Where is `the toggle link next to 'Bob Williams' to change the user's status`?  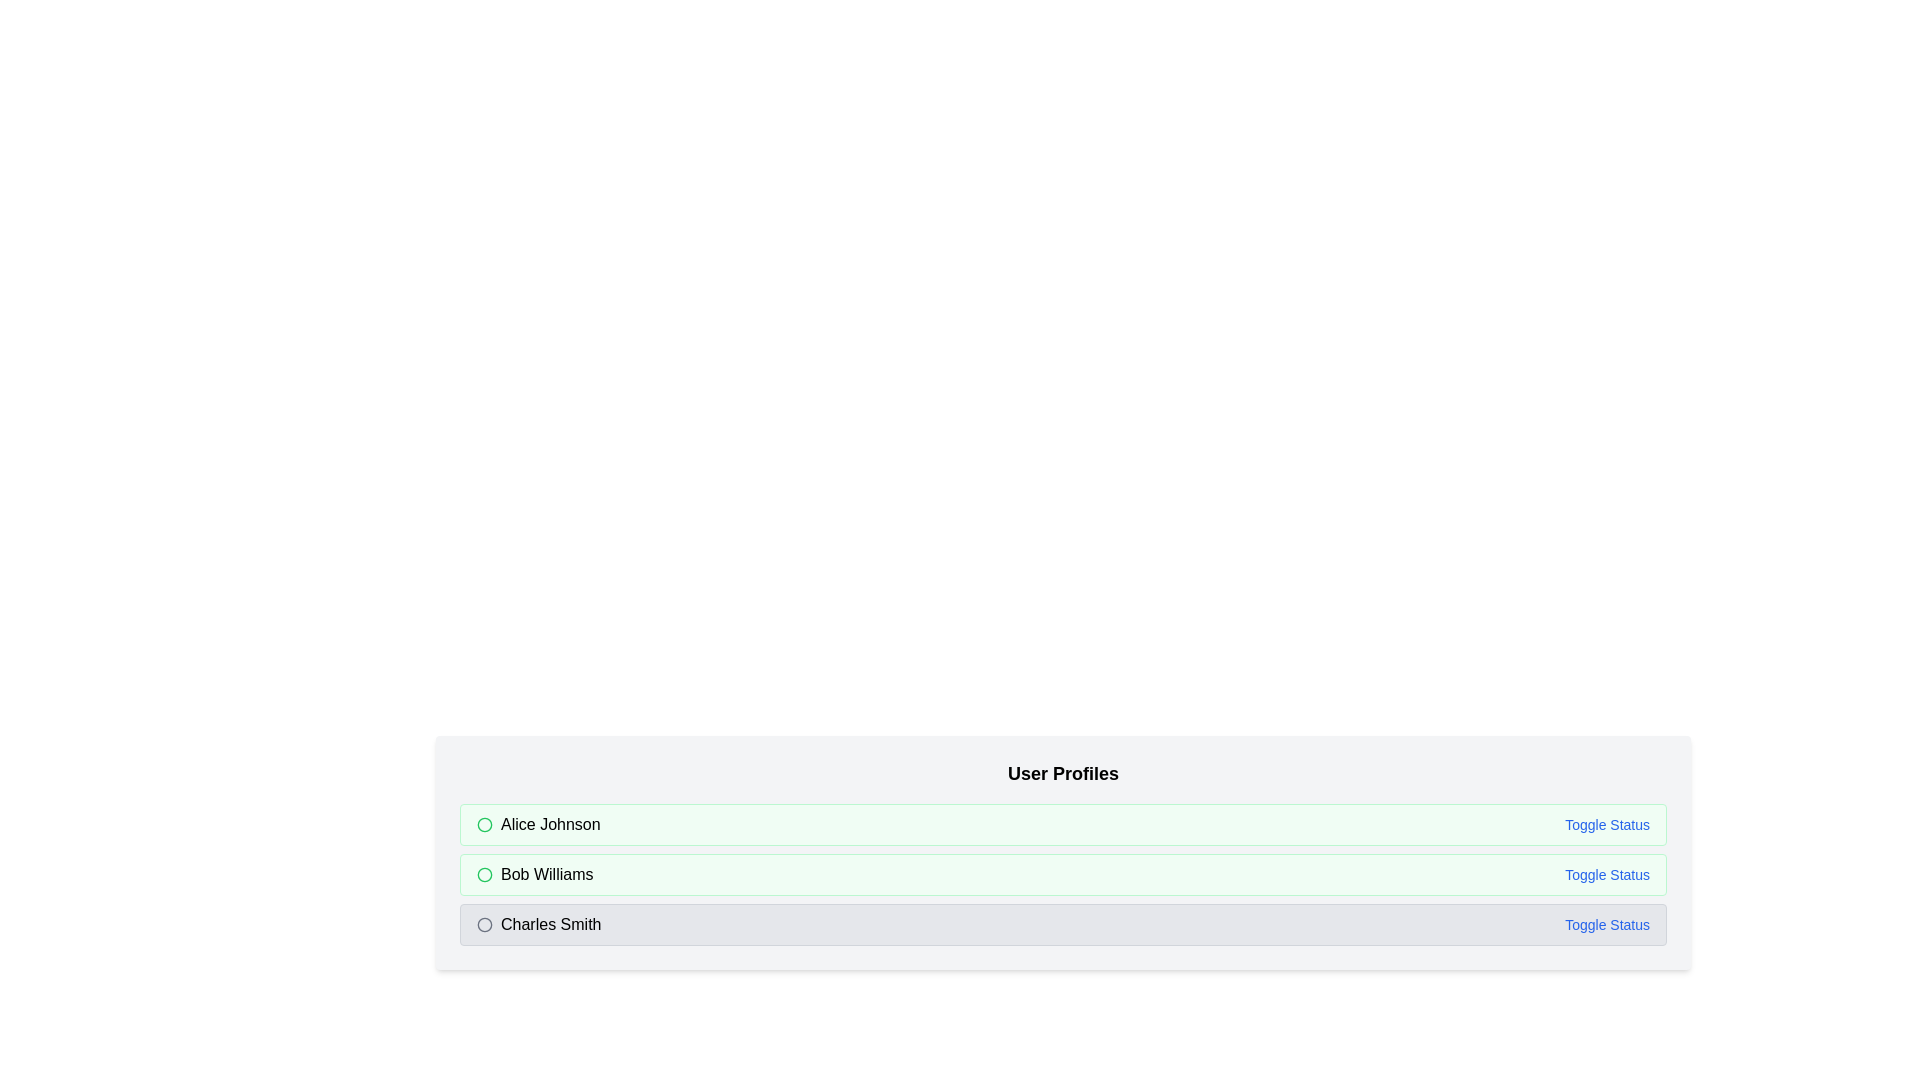
the toggle link next to 'Bob Williams' to change the user's status is located at coordinates (1607, 874).